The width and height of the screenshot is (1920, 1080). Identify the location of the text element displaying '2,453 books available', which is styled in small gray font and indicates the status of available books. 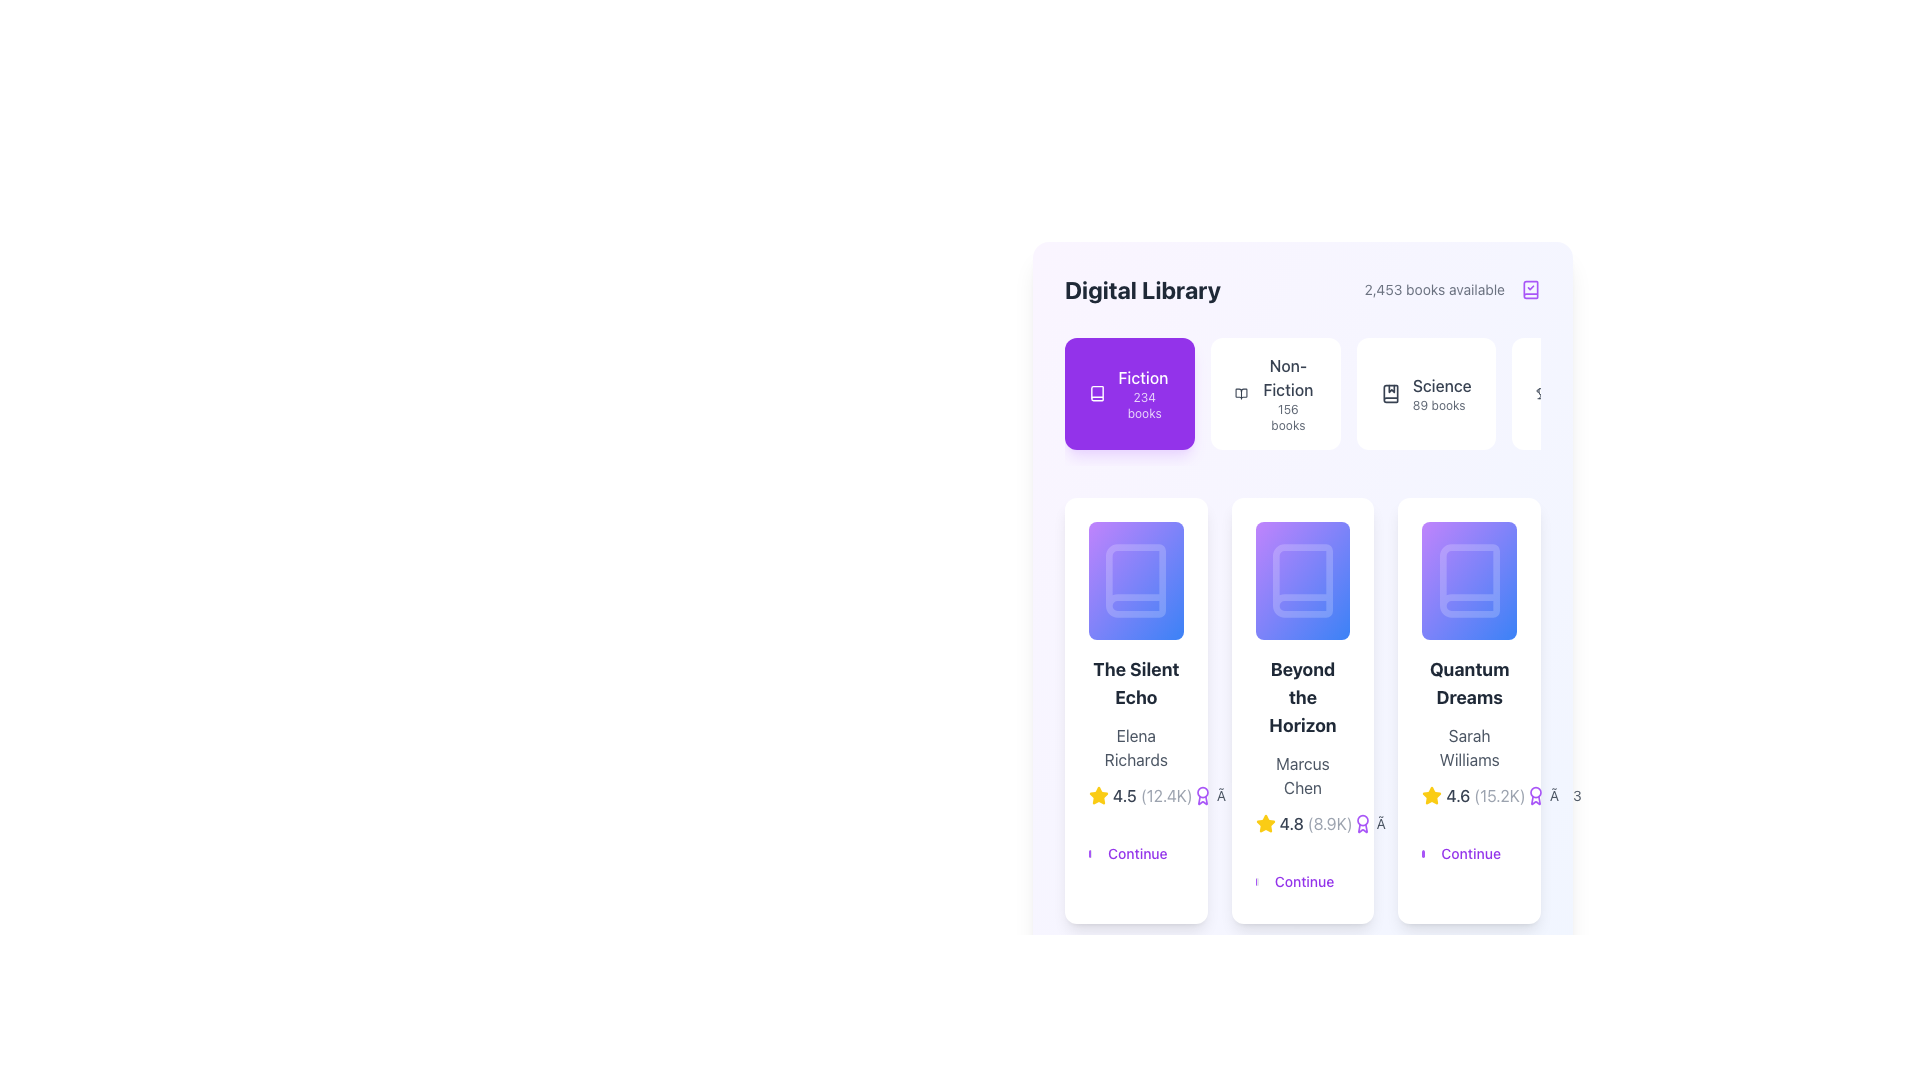
(1433, 289).